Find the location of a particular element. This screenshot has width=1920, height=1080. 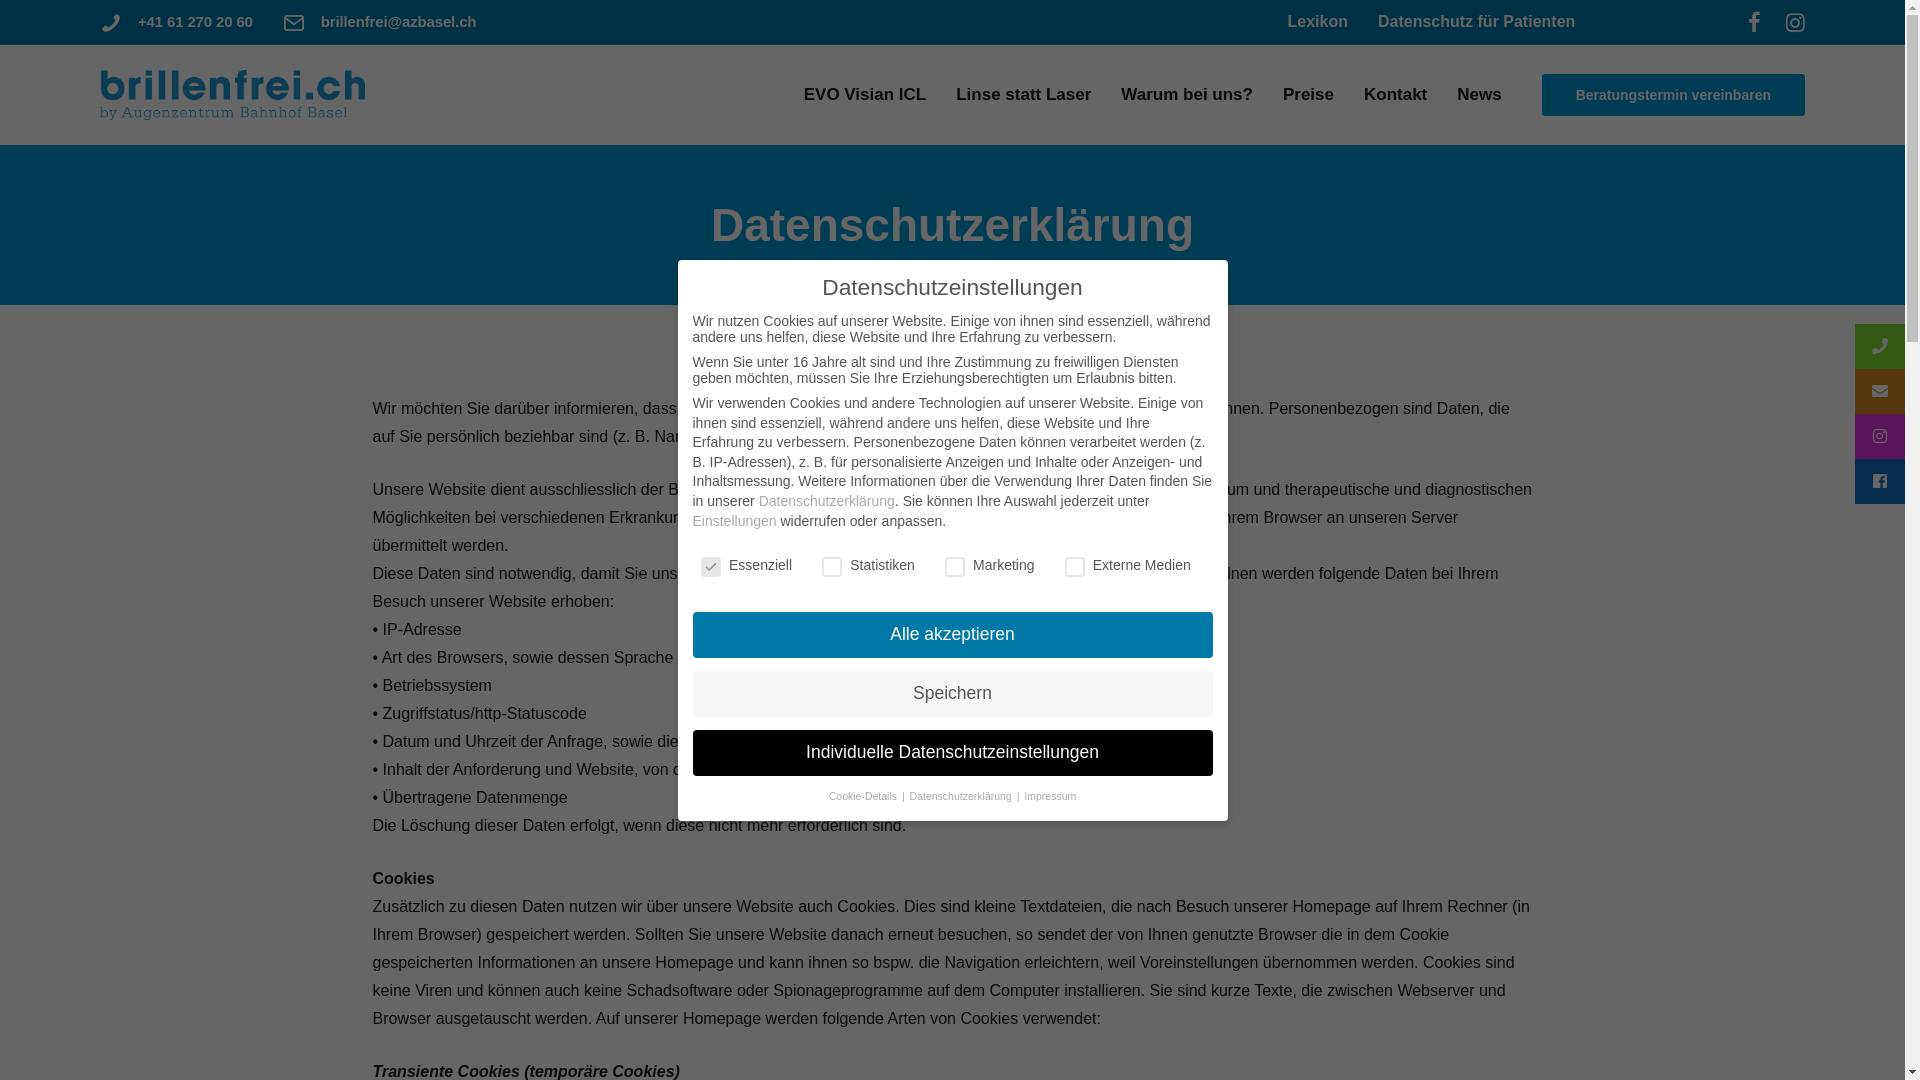

'Individuelle Datenschutzeinstellungen' is located at coordinates (950, 752).